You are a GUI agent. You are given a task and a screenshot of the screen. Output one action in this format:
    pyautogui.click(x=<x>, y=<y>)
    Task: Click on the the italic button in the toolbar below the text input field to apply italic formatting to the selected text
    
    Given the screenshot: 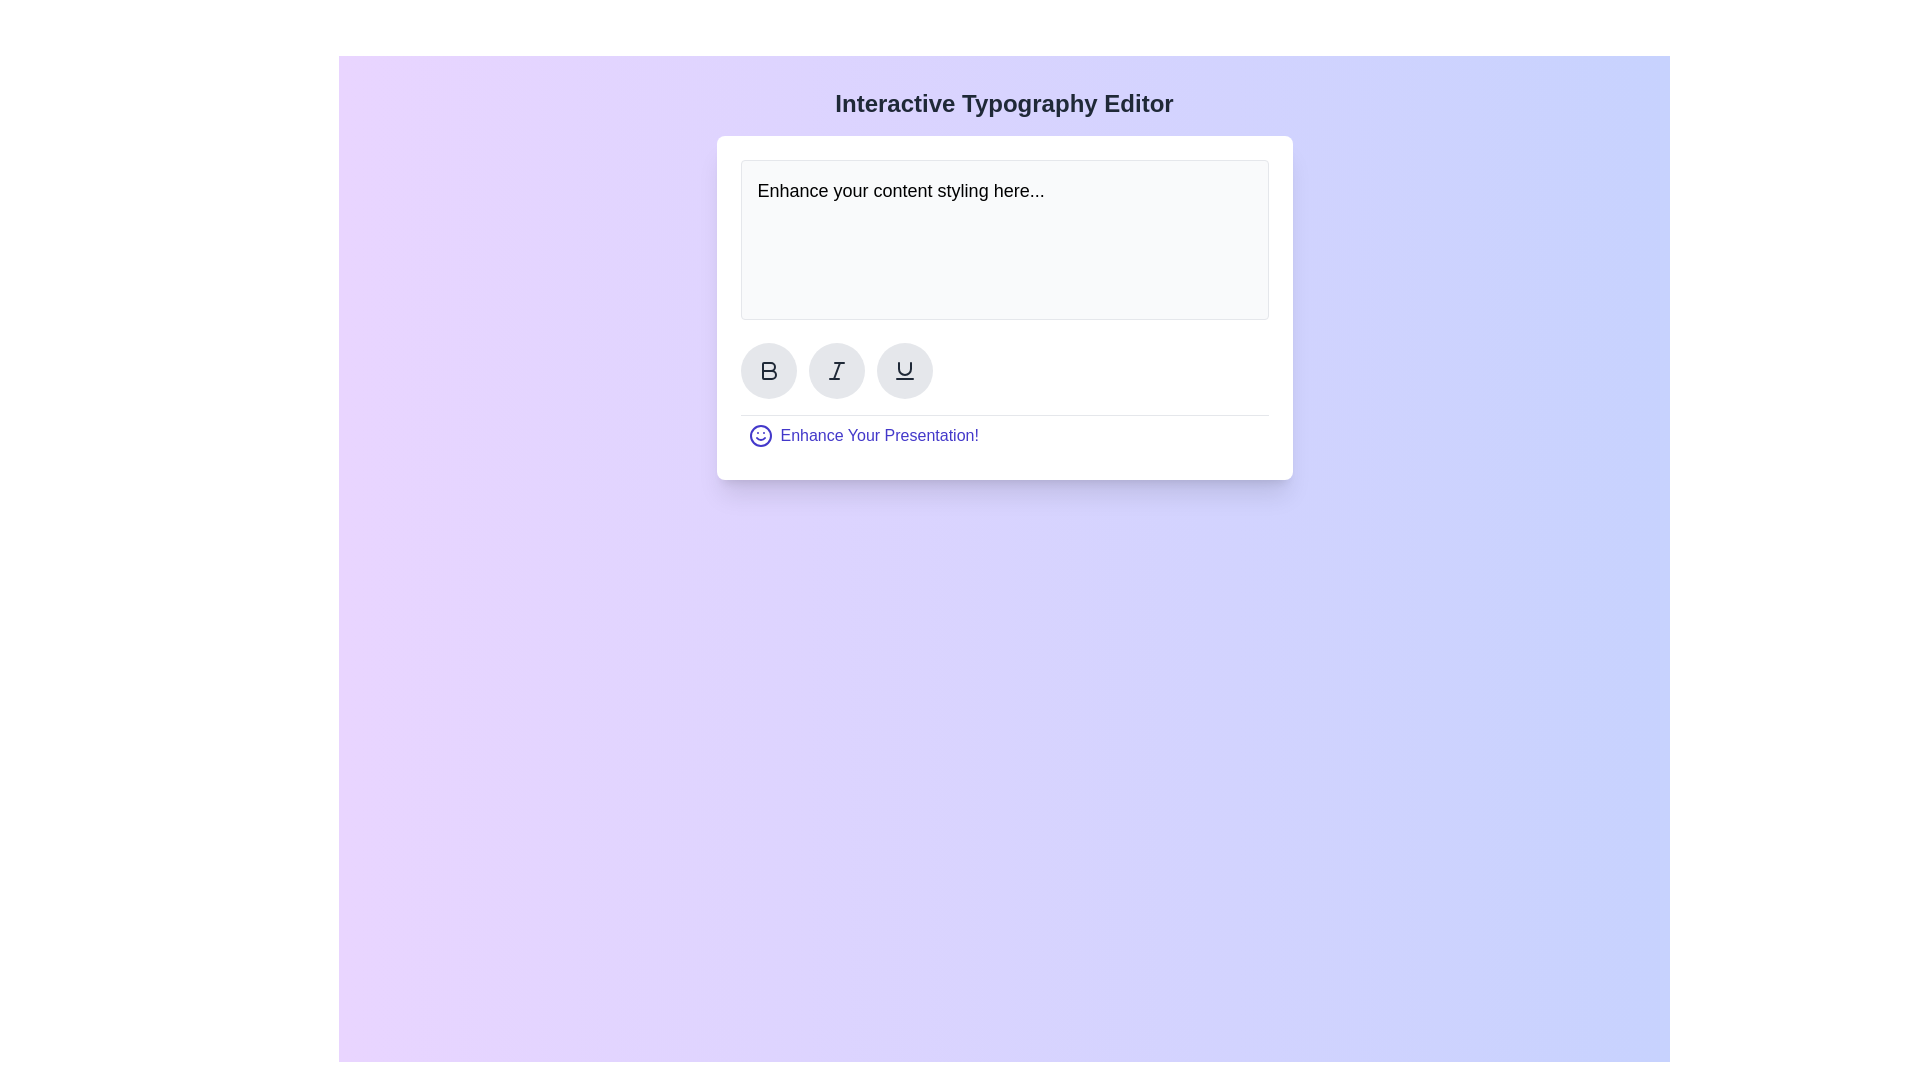 What is the action you would take?
    pyautogui.click(x=836, y=370)
    